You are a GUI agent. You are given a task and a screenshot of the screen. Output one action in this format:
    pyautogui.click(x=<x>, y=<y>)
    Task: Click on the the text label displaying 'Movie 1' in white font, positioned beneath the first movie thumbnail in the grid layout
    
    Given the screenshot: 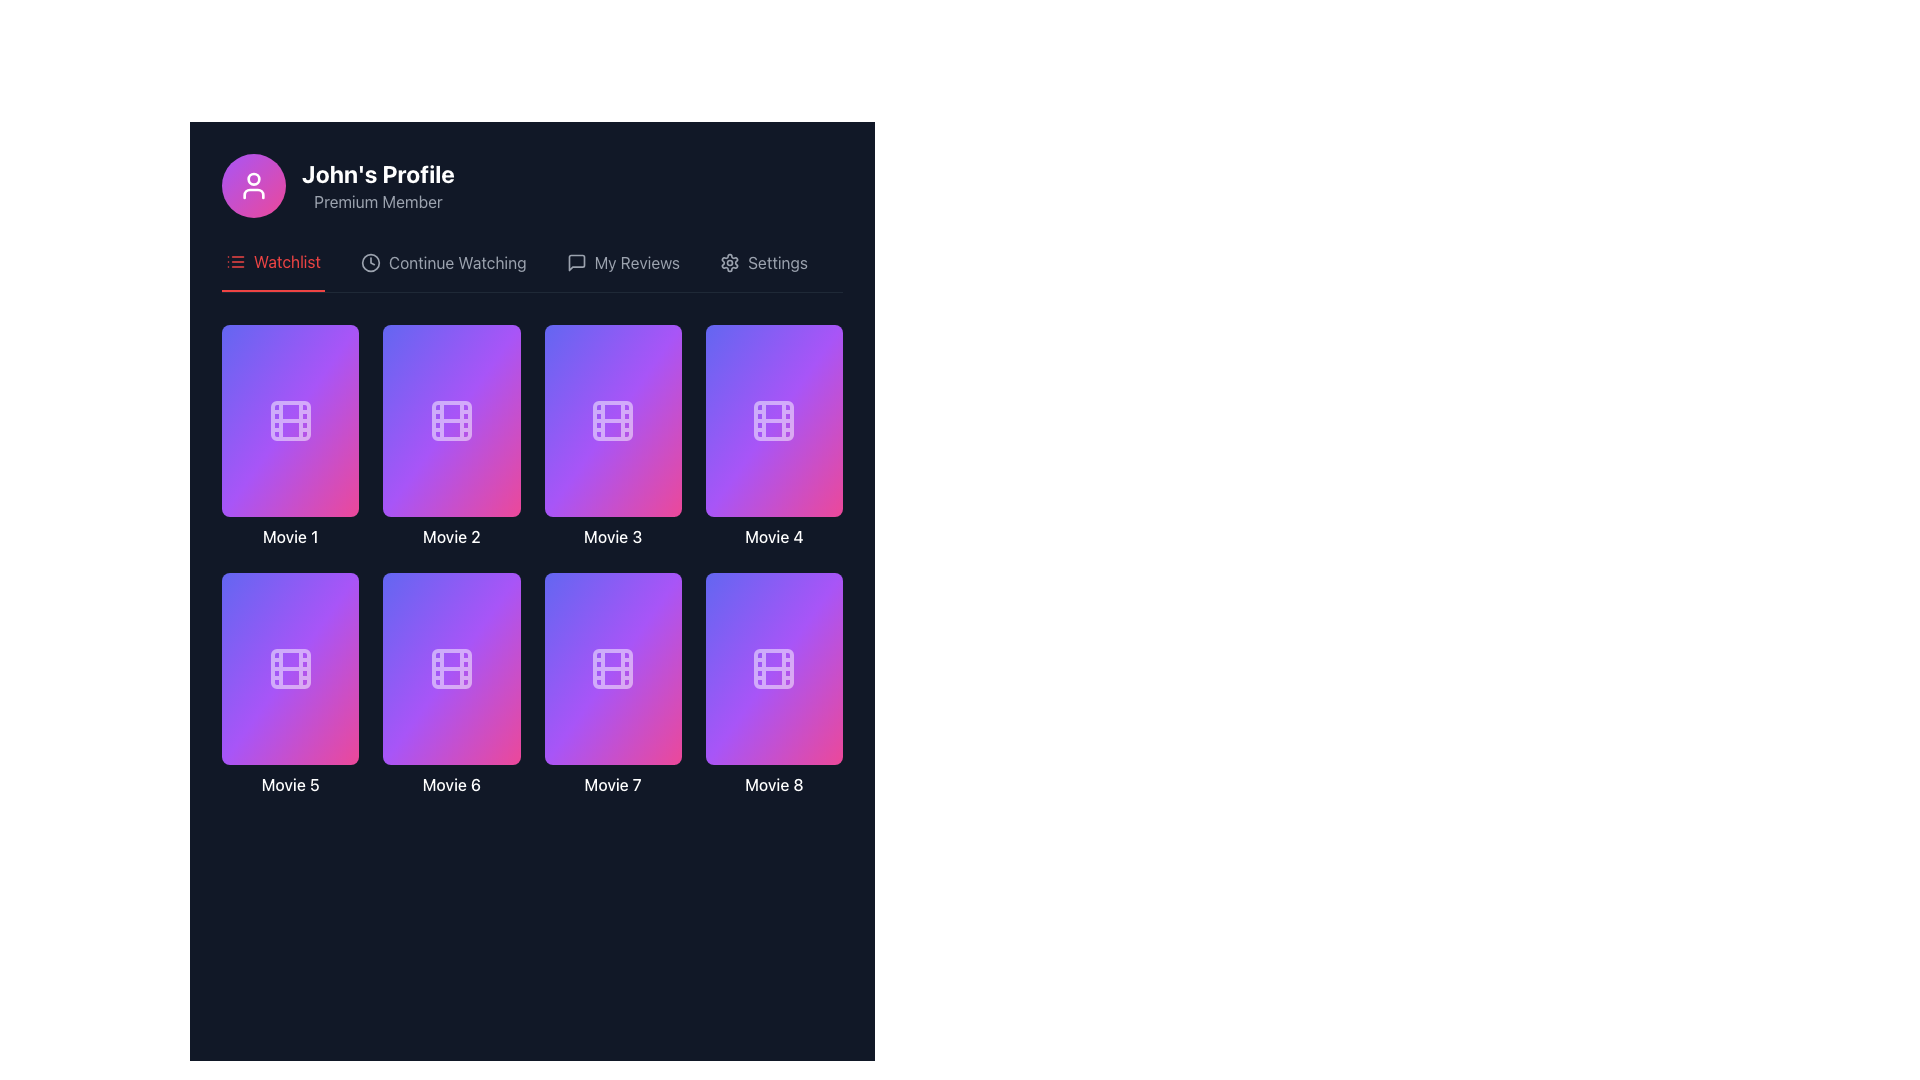 What is the action you would take?
    pyautogui.click(x=289, y=535)
    